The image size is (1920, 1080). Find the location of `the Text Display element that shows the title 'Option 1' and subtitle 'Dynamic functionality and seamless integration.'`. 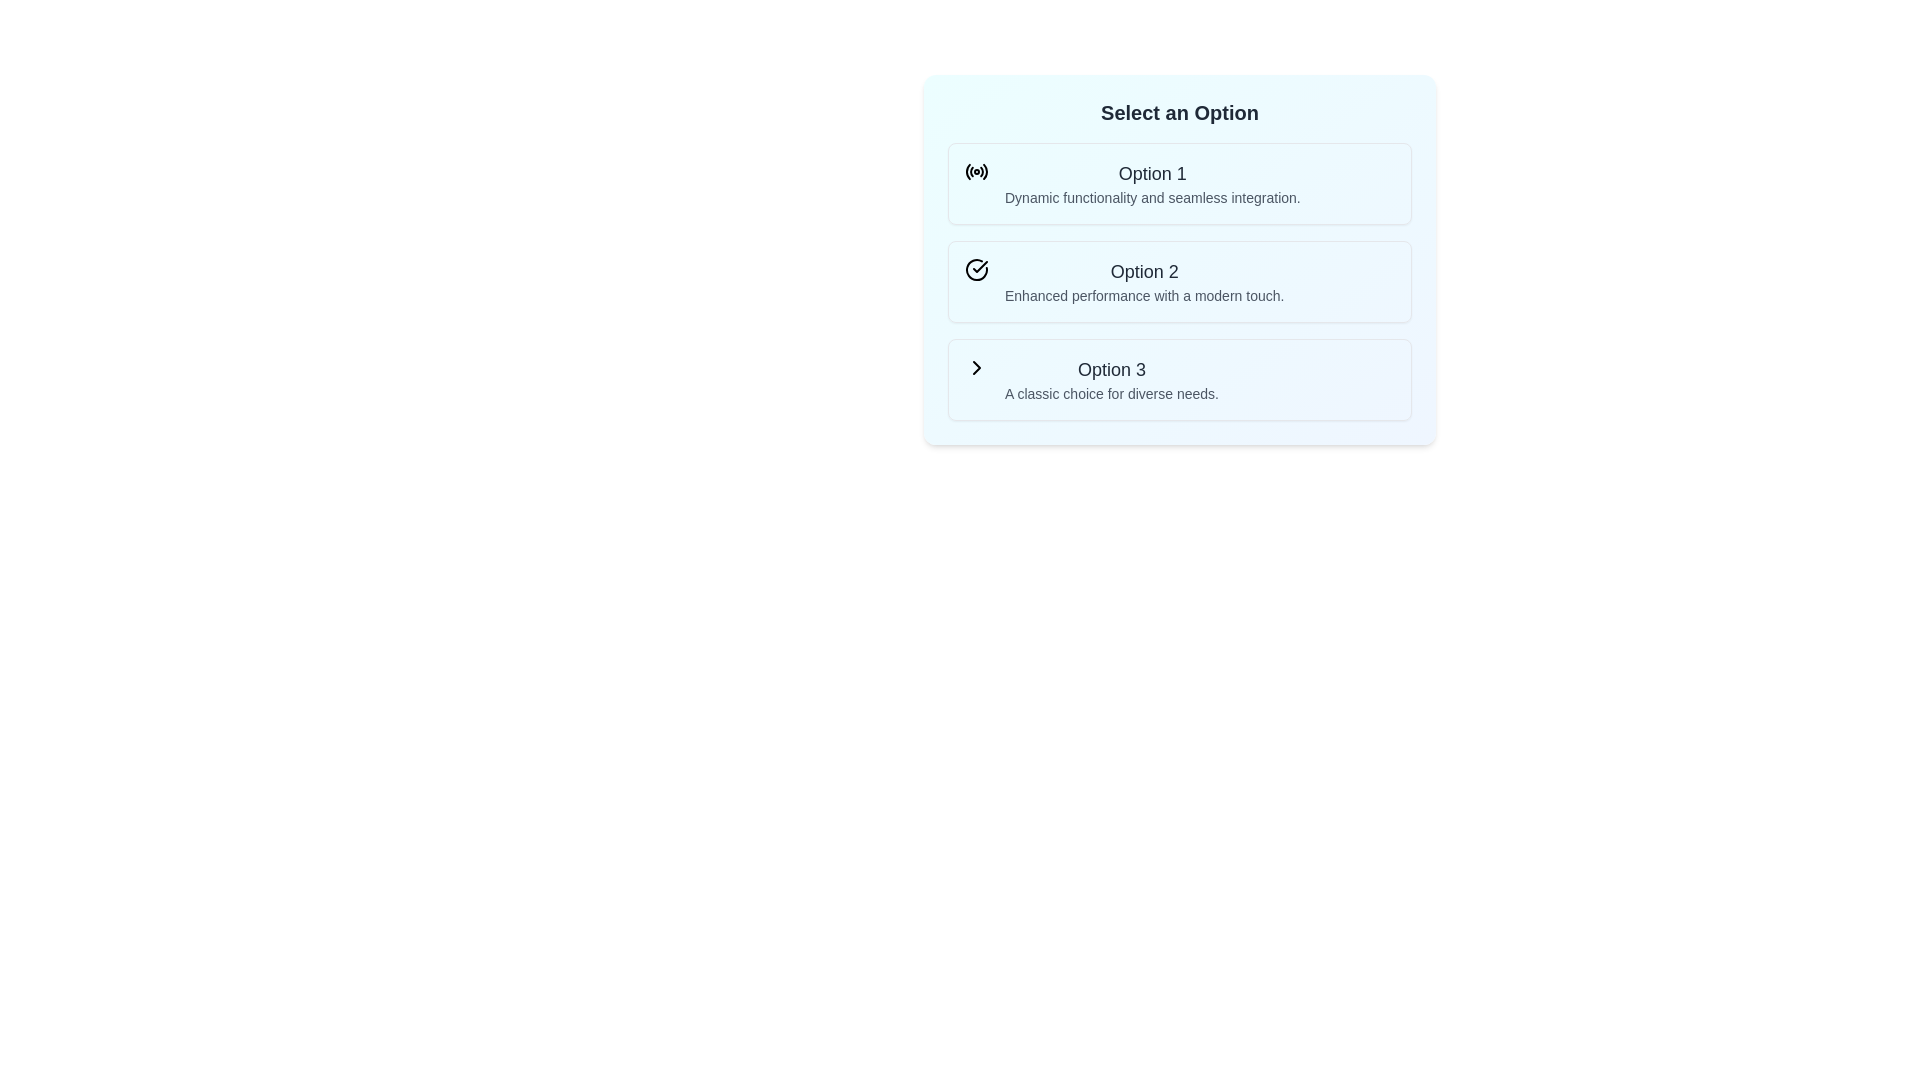

the Text Display element that shows the title 'Option 1' and subtitle 'Dynamic functionality and seamless integration.' is located at coordinates (1152, 184).